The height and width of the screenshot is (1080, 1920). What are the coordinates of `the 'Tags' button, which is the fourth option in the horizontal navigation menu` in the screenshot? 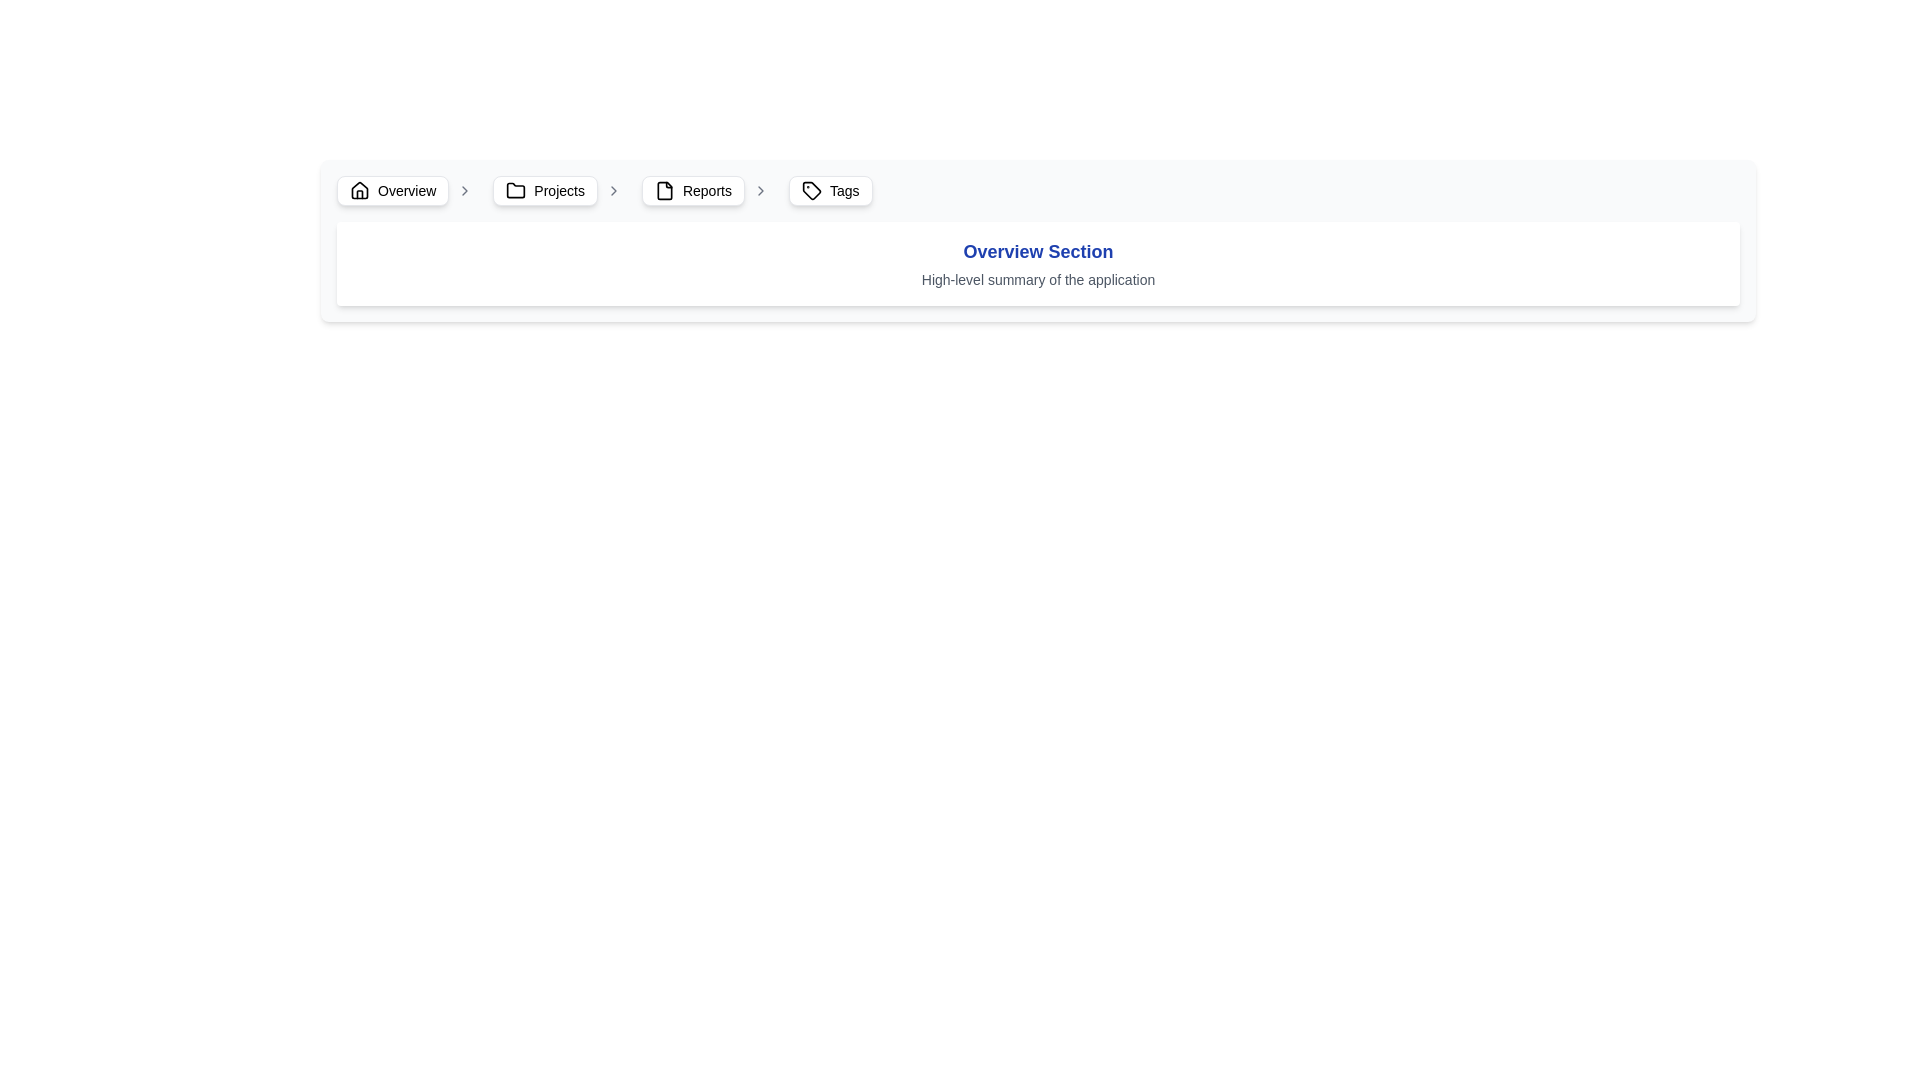 It's located at (830, 191).